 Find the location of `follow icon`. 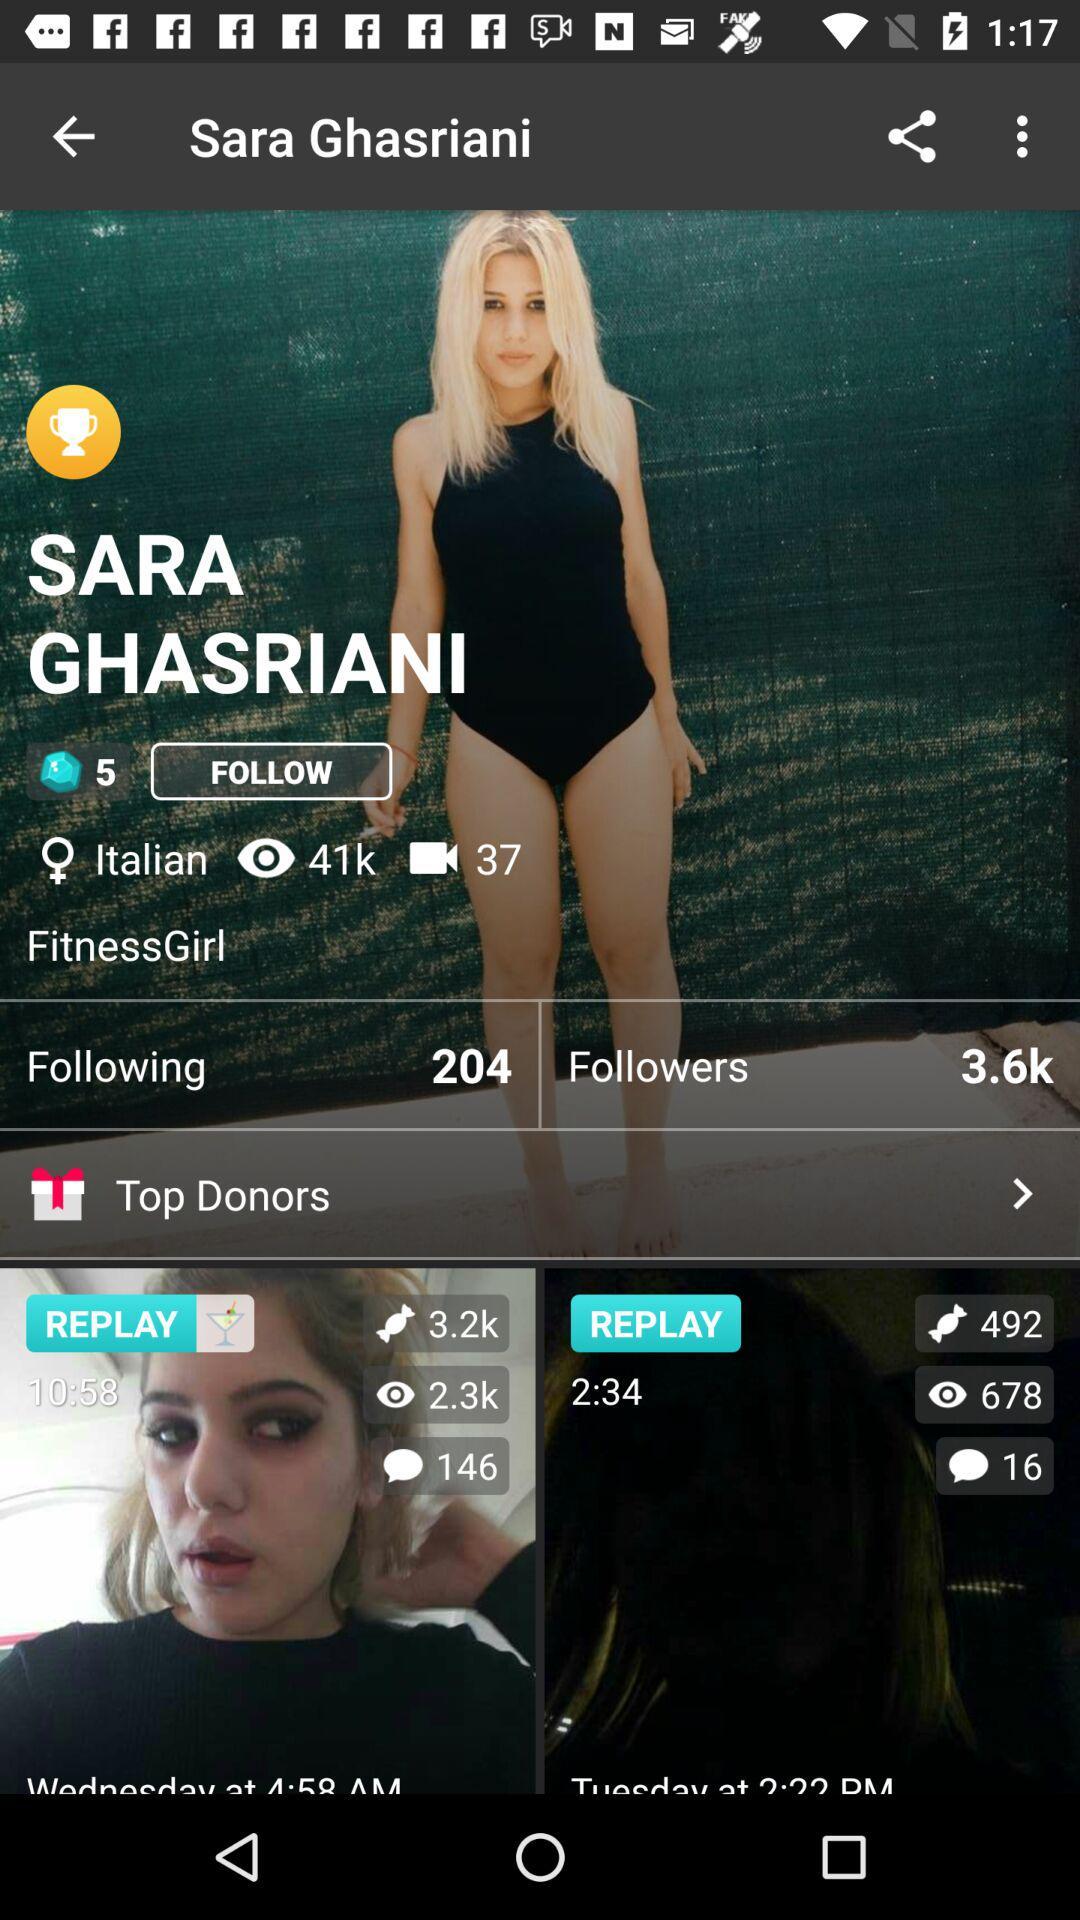

follow icon is located at coordinates (271, 770).